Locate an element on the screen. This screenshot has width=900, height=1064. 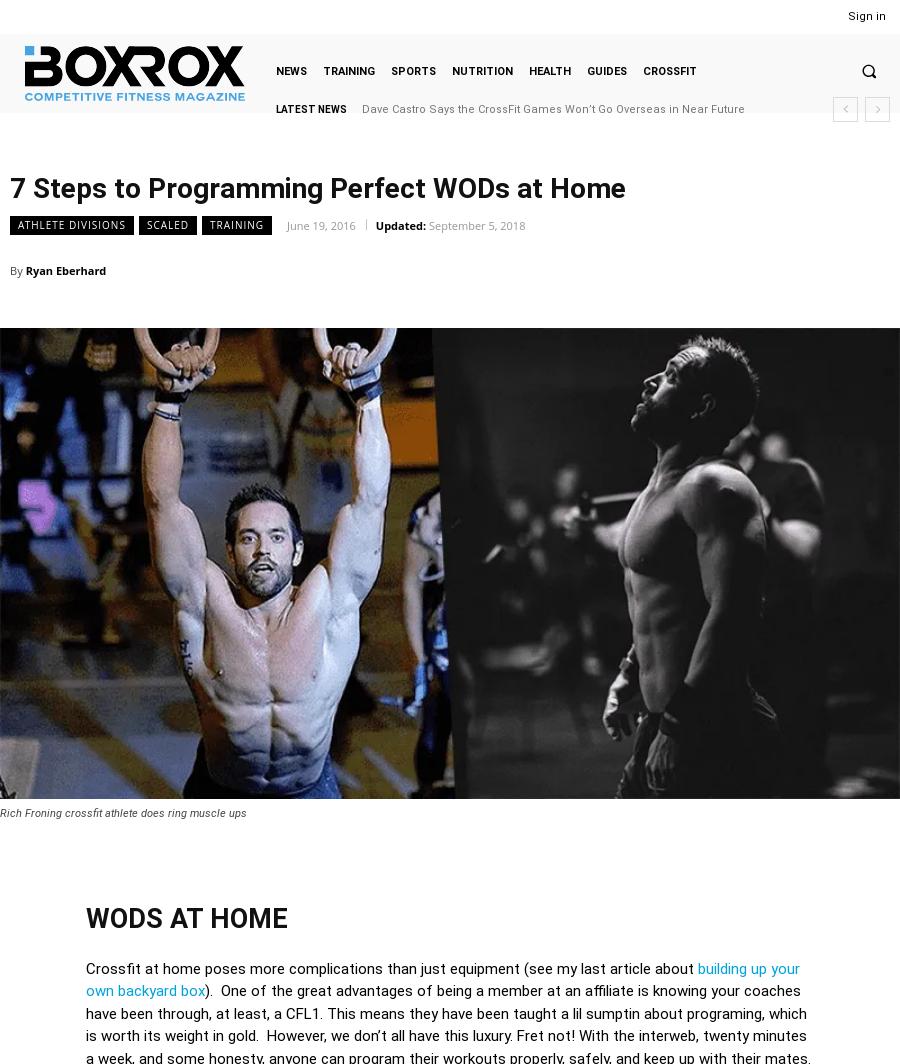
'Ryan Eberhard' is located at coordinates (24, 269).